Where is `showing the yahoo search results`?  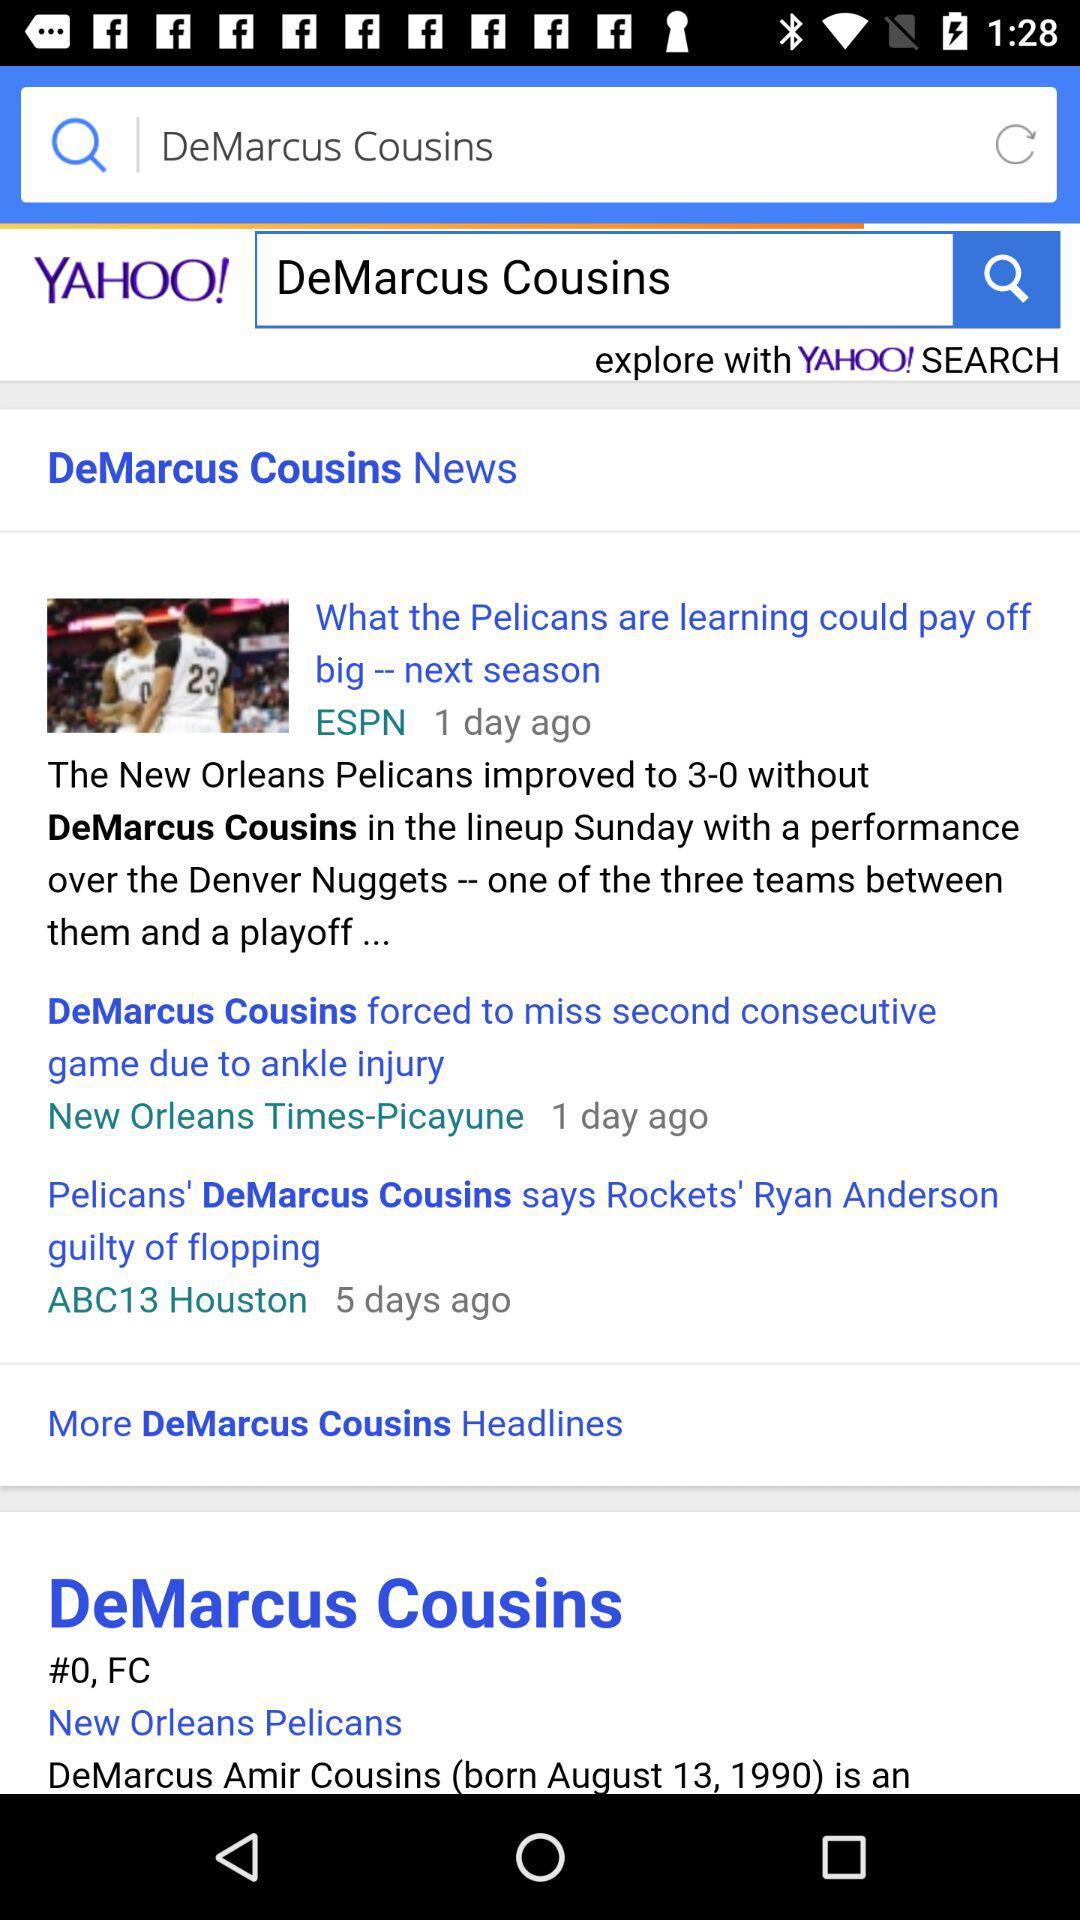
showing the yahoo search results is located at coordinates (540, 1004).